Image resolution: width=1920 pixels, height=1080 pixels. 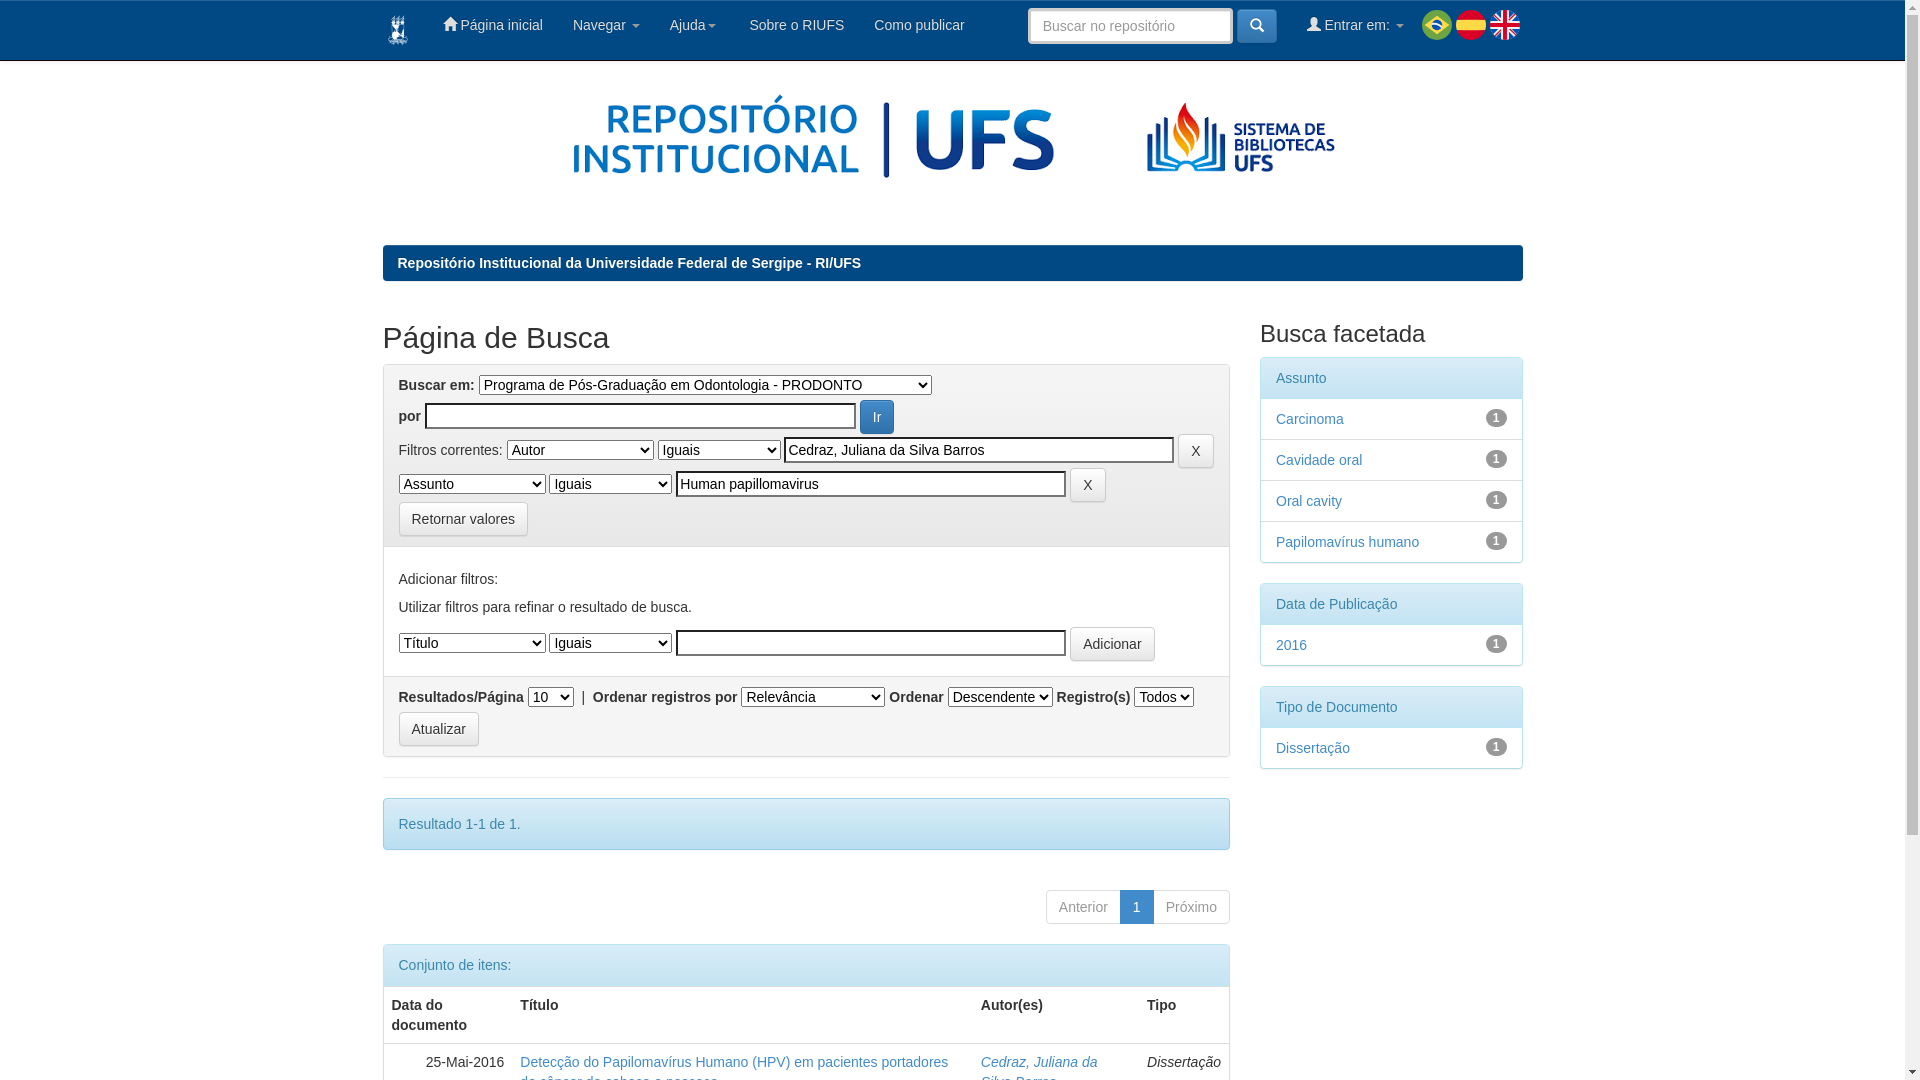 What do you see at coordinates (1309, 500) in the screenshot?
I see `'Oral cavity'` at bounding box center [1309, 500].